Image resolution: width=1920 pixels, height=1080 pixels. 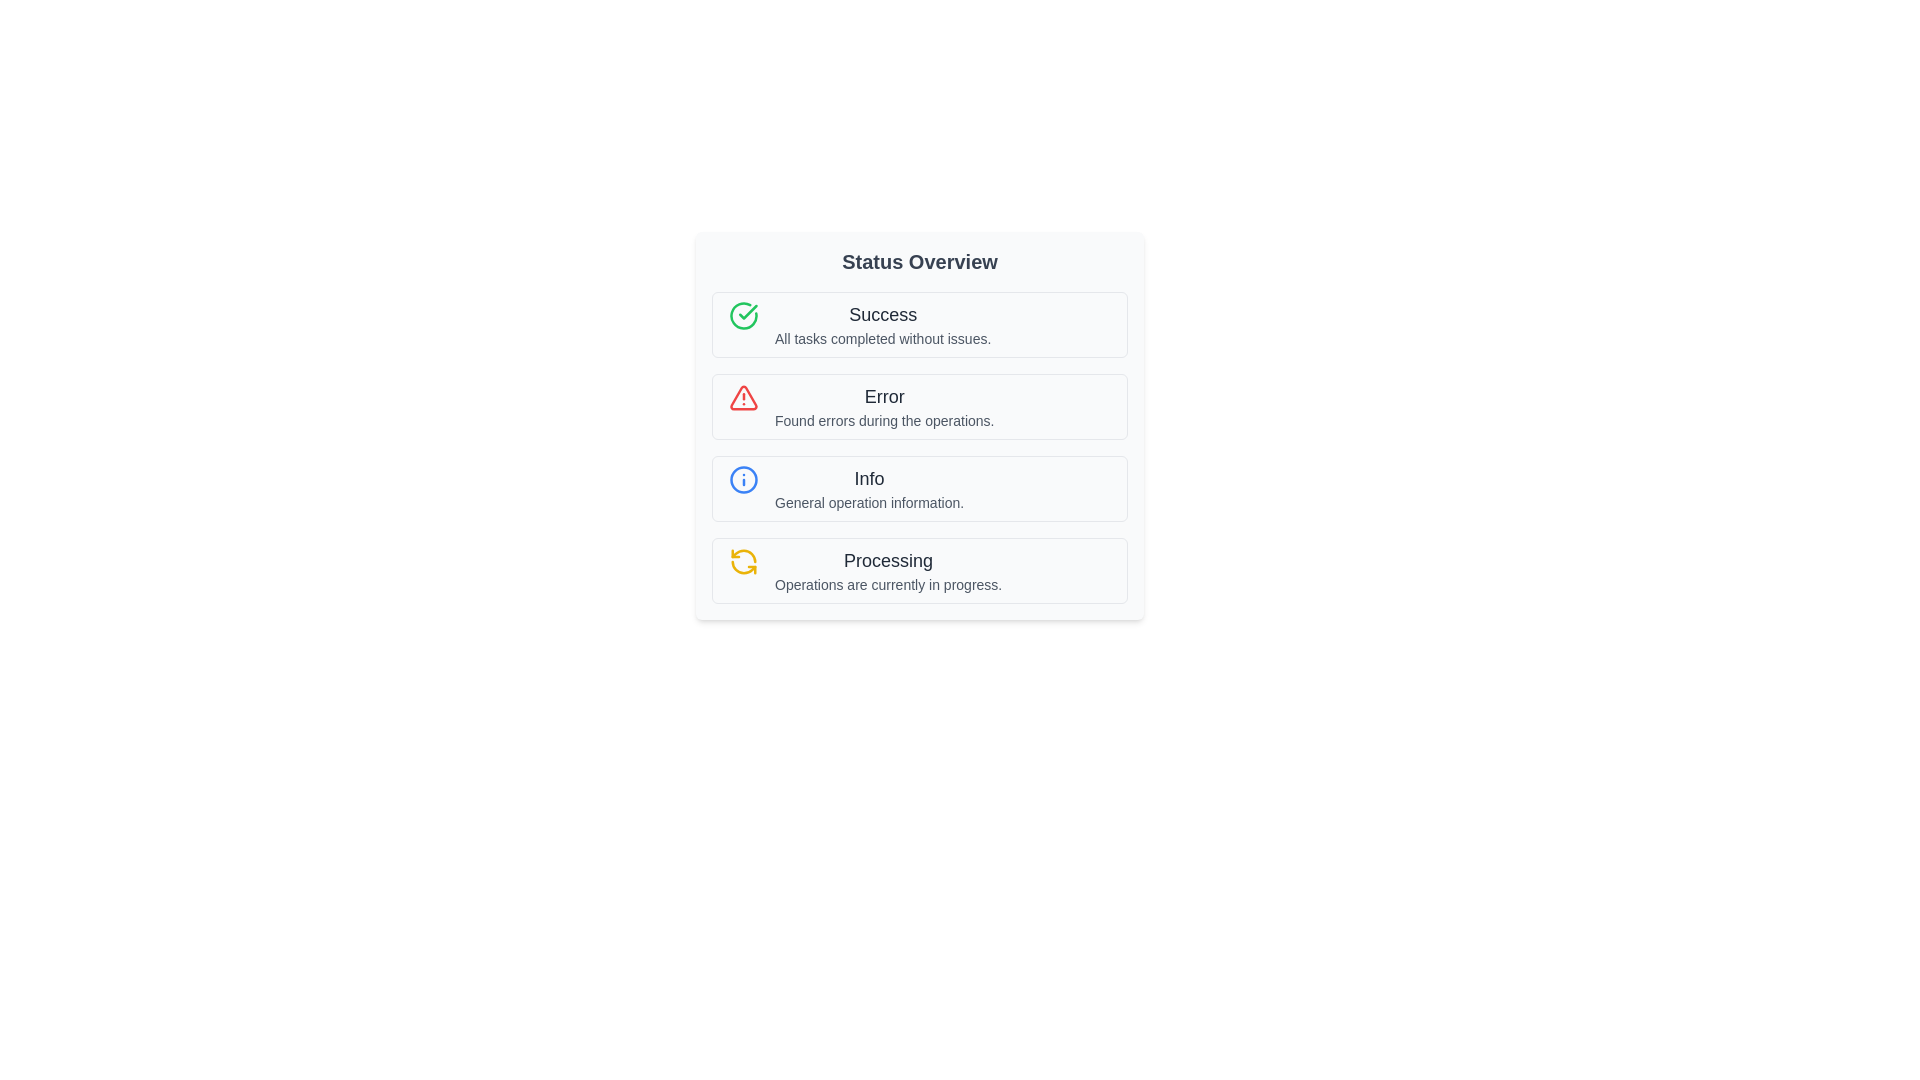 I want to click on the text element providing clarification about the ongoing operation status located below the 'Processing' label and to the right of the processing state icon, so click(x=887, y=585).